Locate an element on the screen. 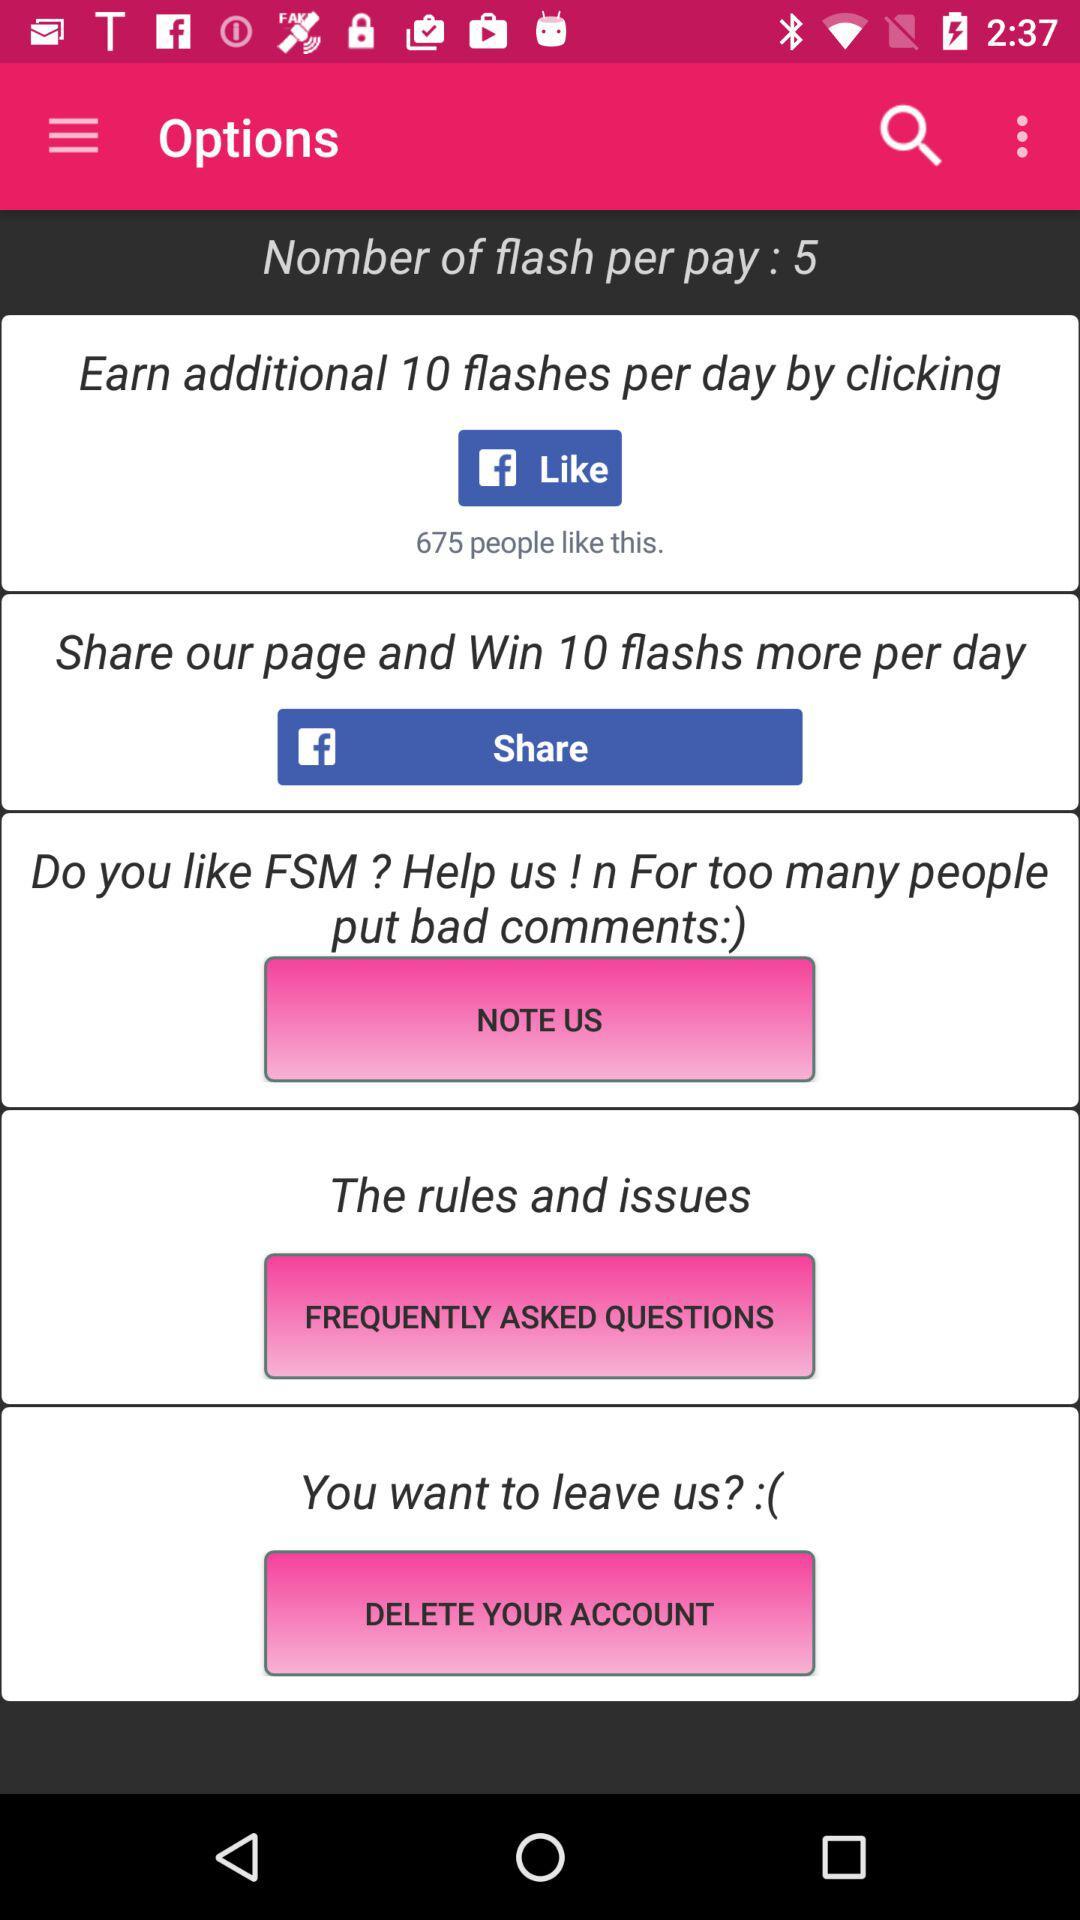 The height and width of the screenshot is (1920, 1080). the facebook icon is located at coordinates (270, 740).